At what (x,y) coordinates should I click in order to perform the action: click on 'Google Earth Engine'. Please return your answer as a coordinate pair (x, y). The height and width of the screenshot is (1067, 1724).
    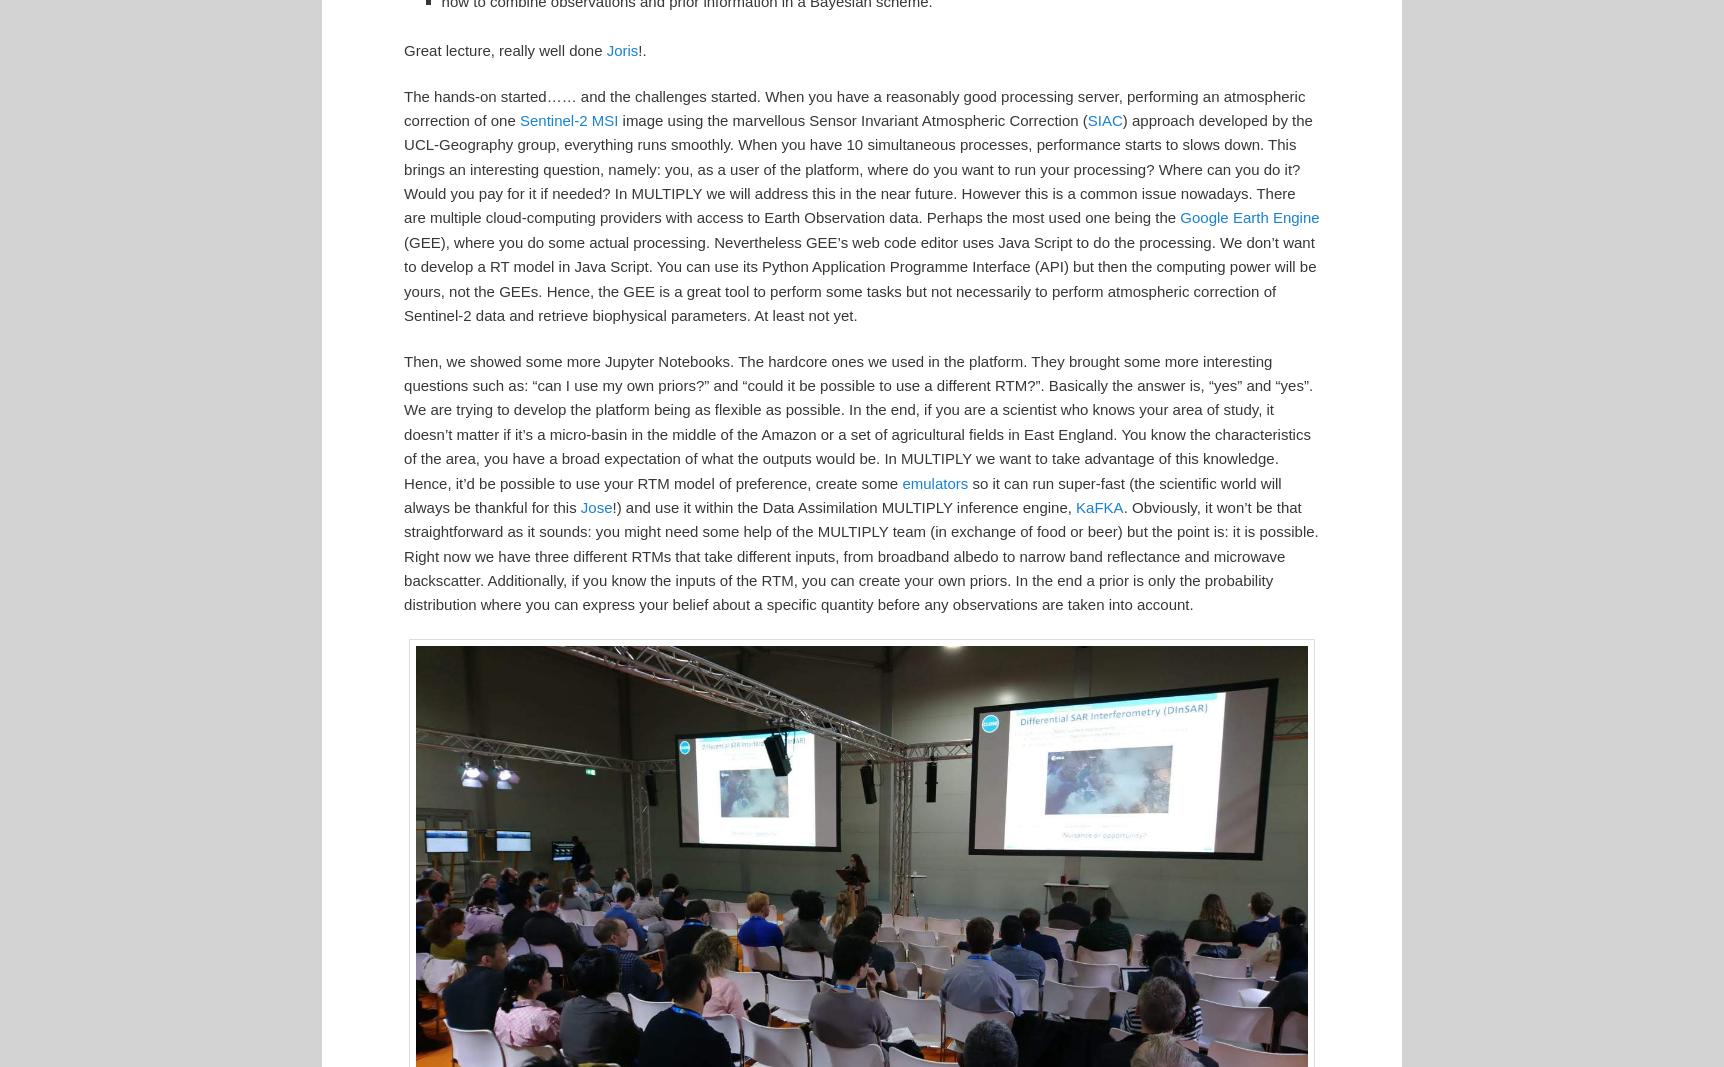
    Looking at the image, I should click on (1248, 217).